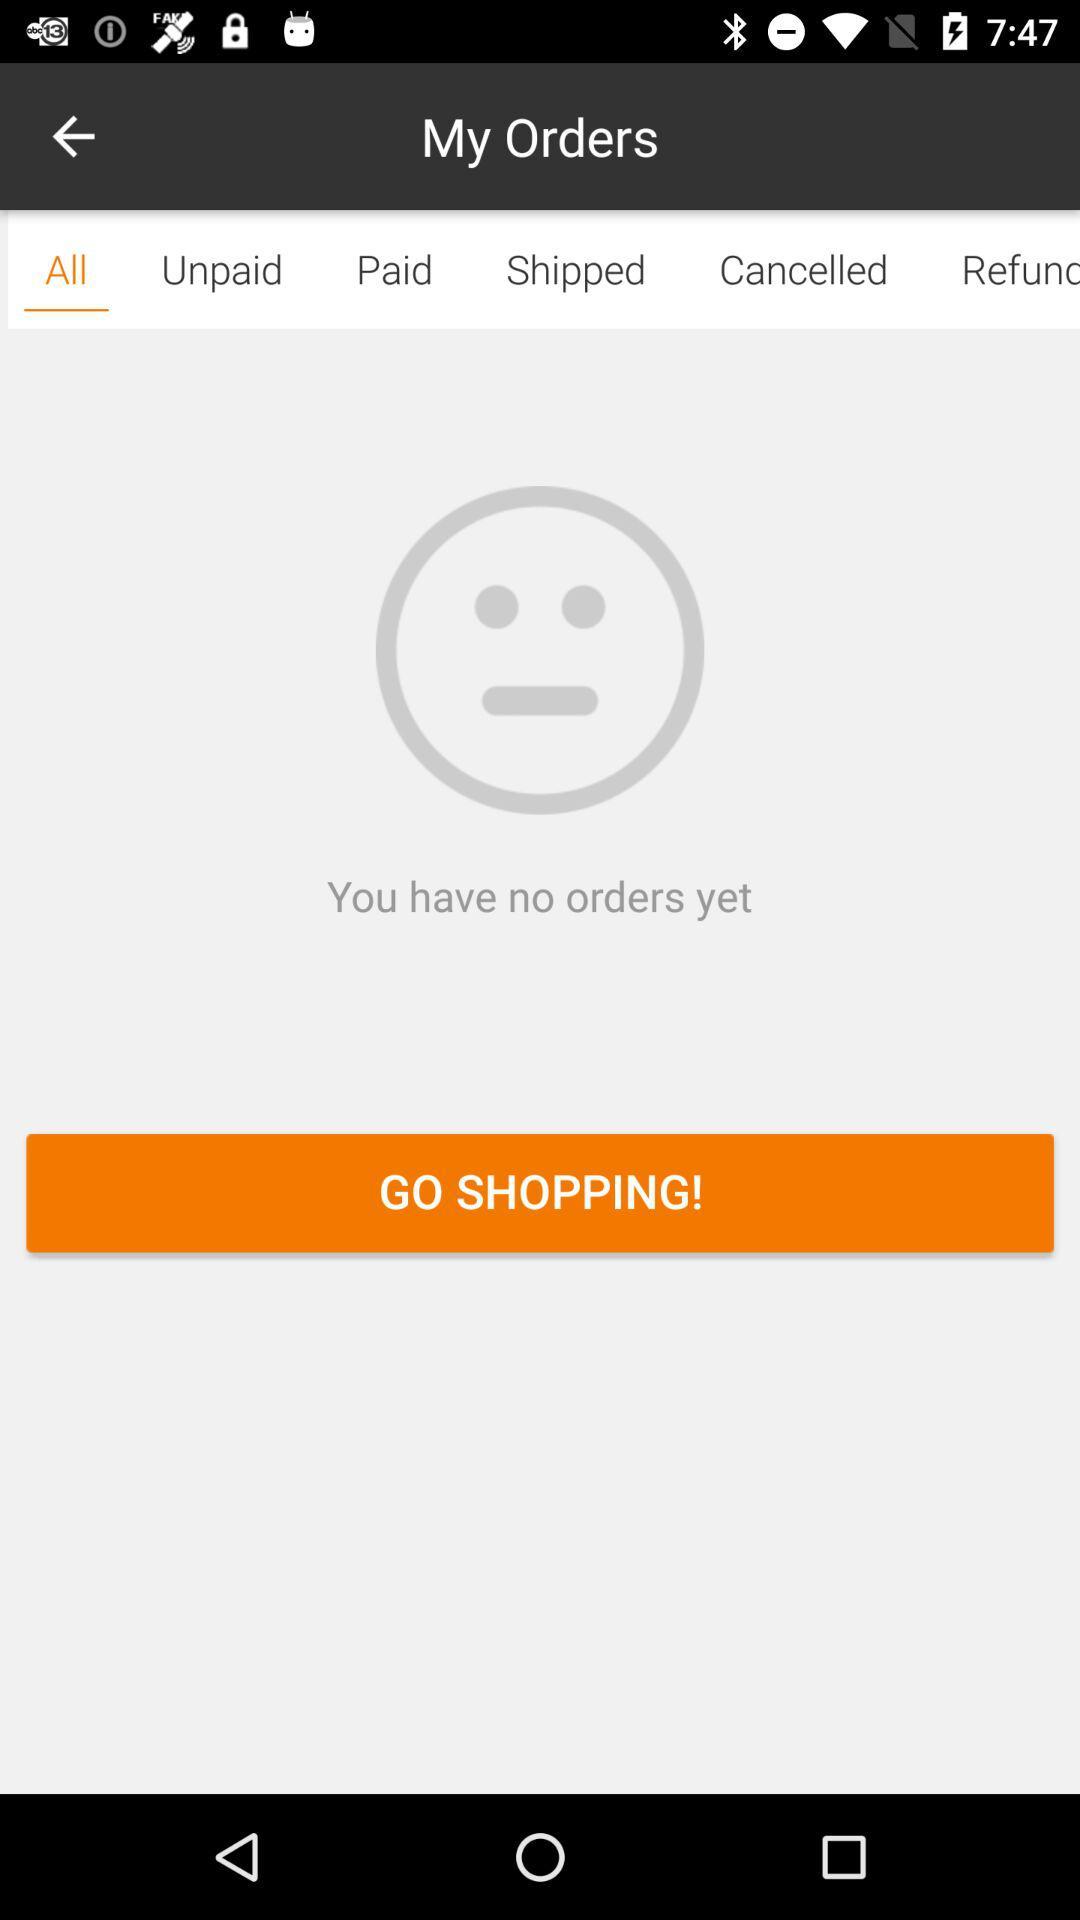 The image size is (1080, 1920). What do you see at coordinates (222, 268) in the screenshot?
I see `option right all option` at bounding box center [222, 268].